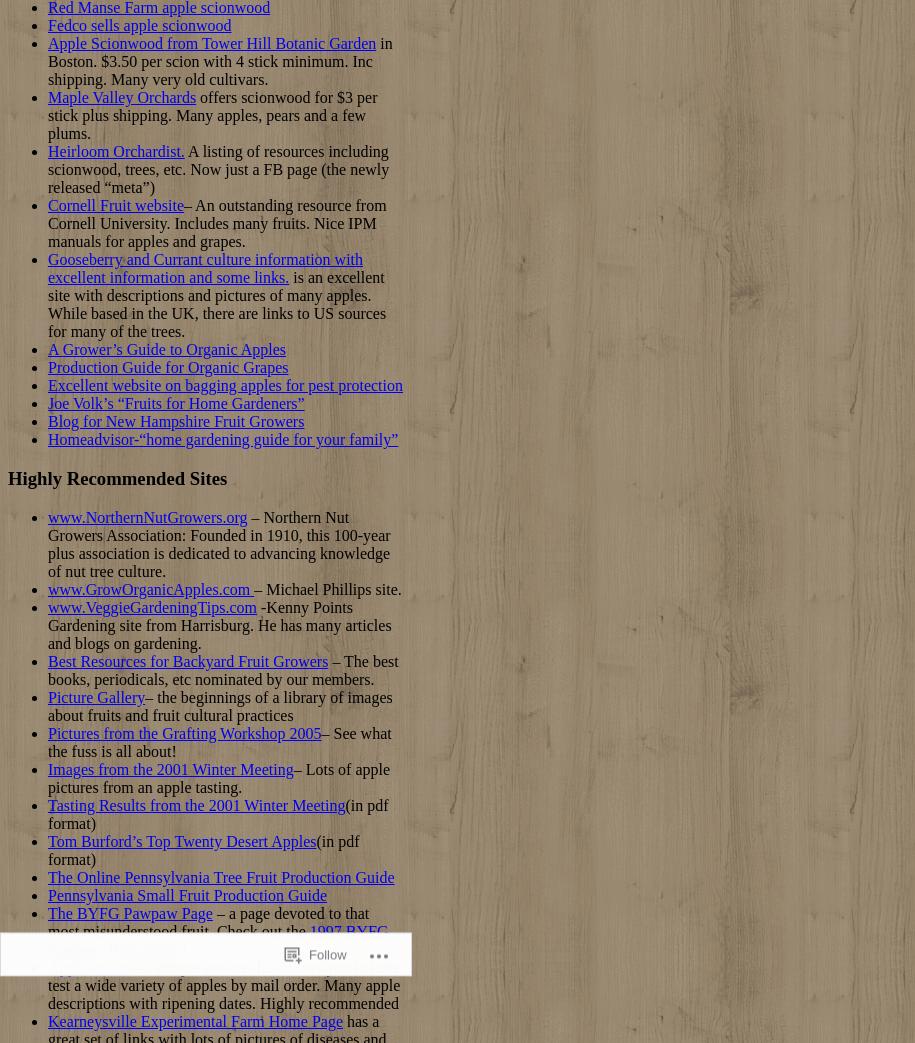 The image size is (915, 1043). What do you see at coordinates (223, 984) in the screenshot?
I see `'– a unique service that allows you to taste test a wide variety of apples by mail order. Many apple descriptions with ripening dates. Highly recommended'` at bounding box center [223, 984].